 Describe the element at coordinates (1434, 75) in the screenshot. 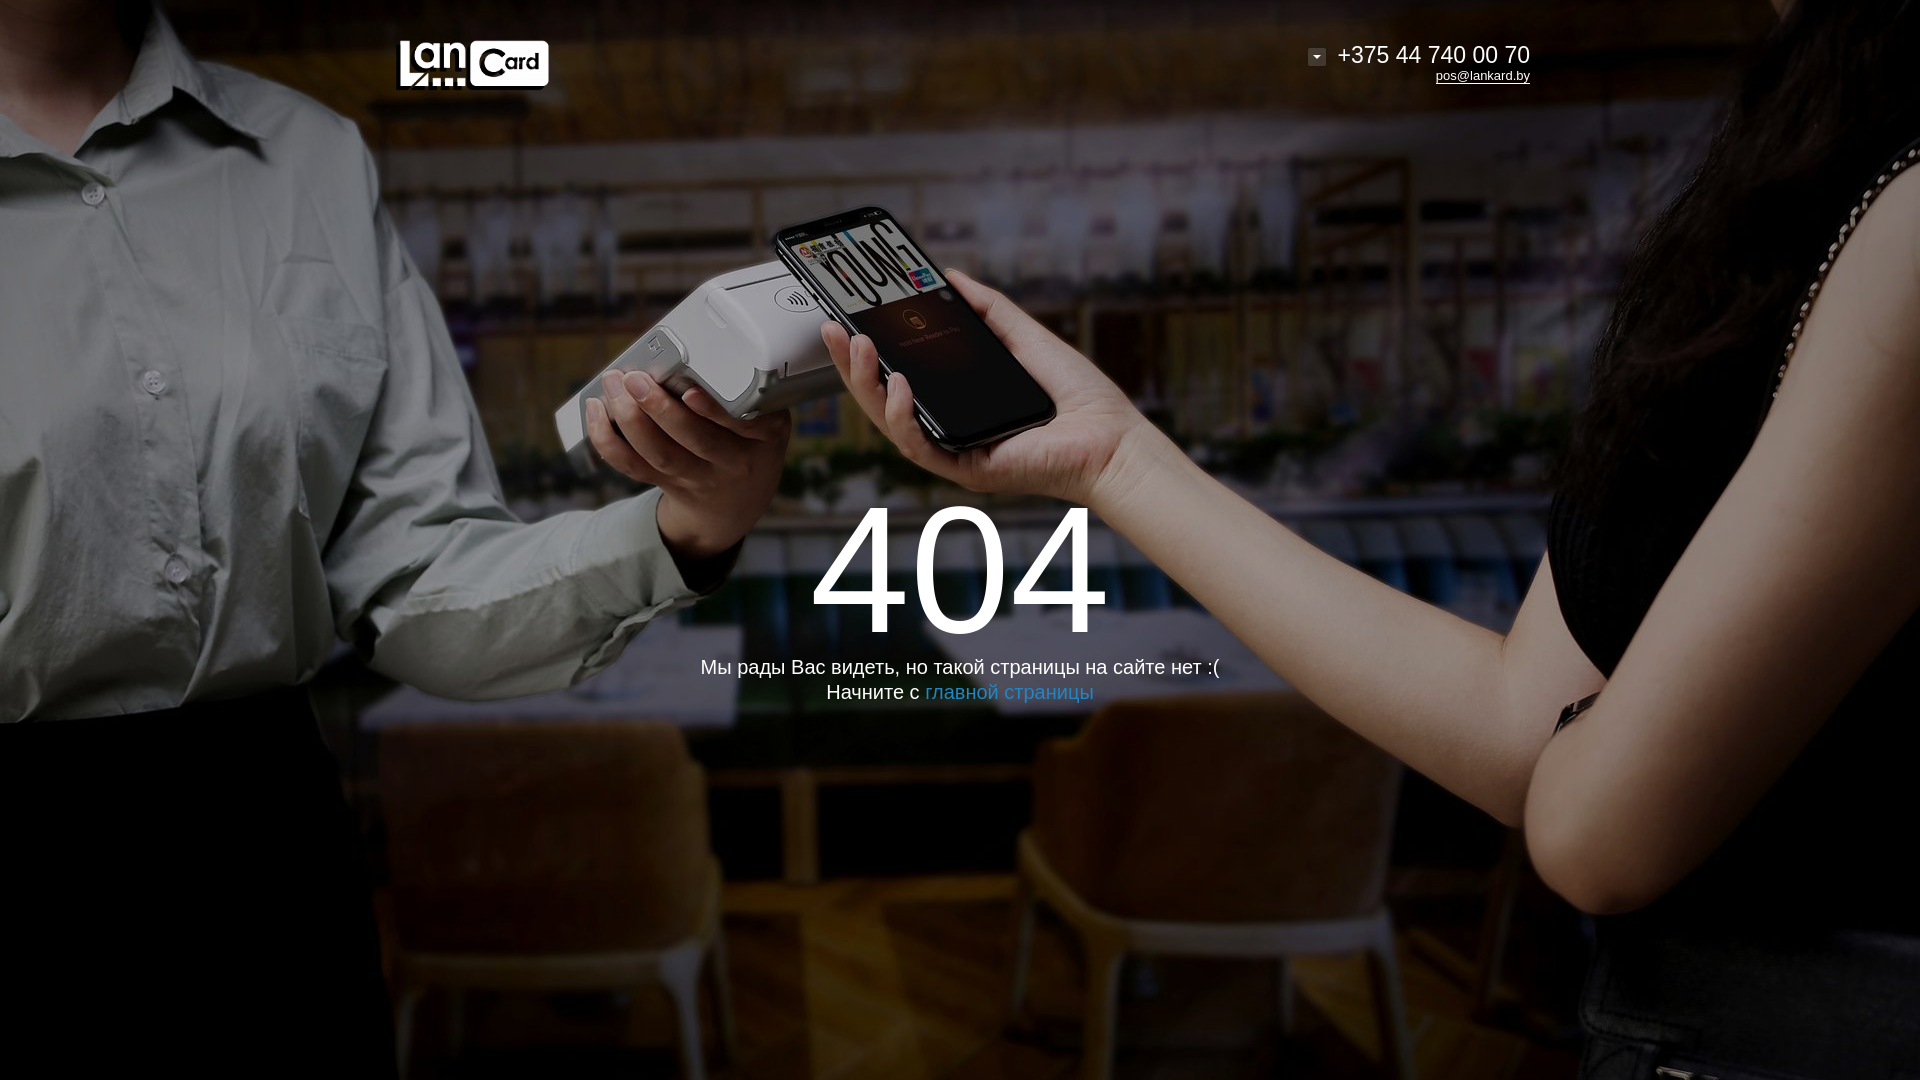

I see `'pos@lankard.by'` at that location.